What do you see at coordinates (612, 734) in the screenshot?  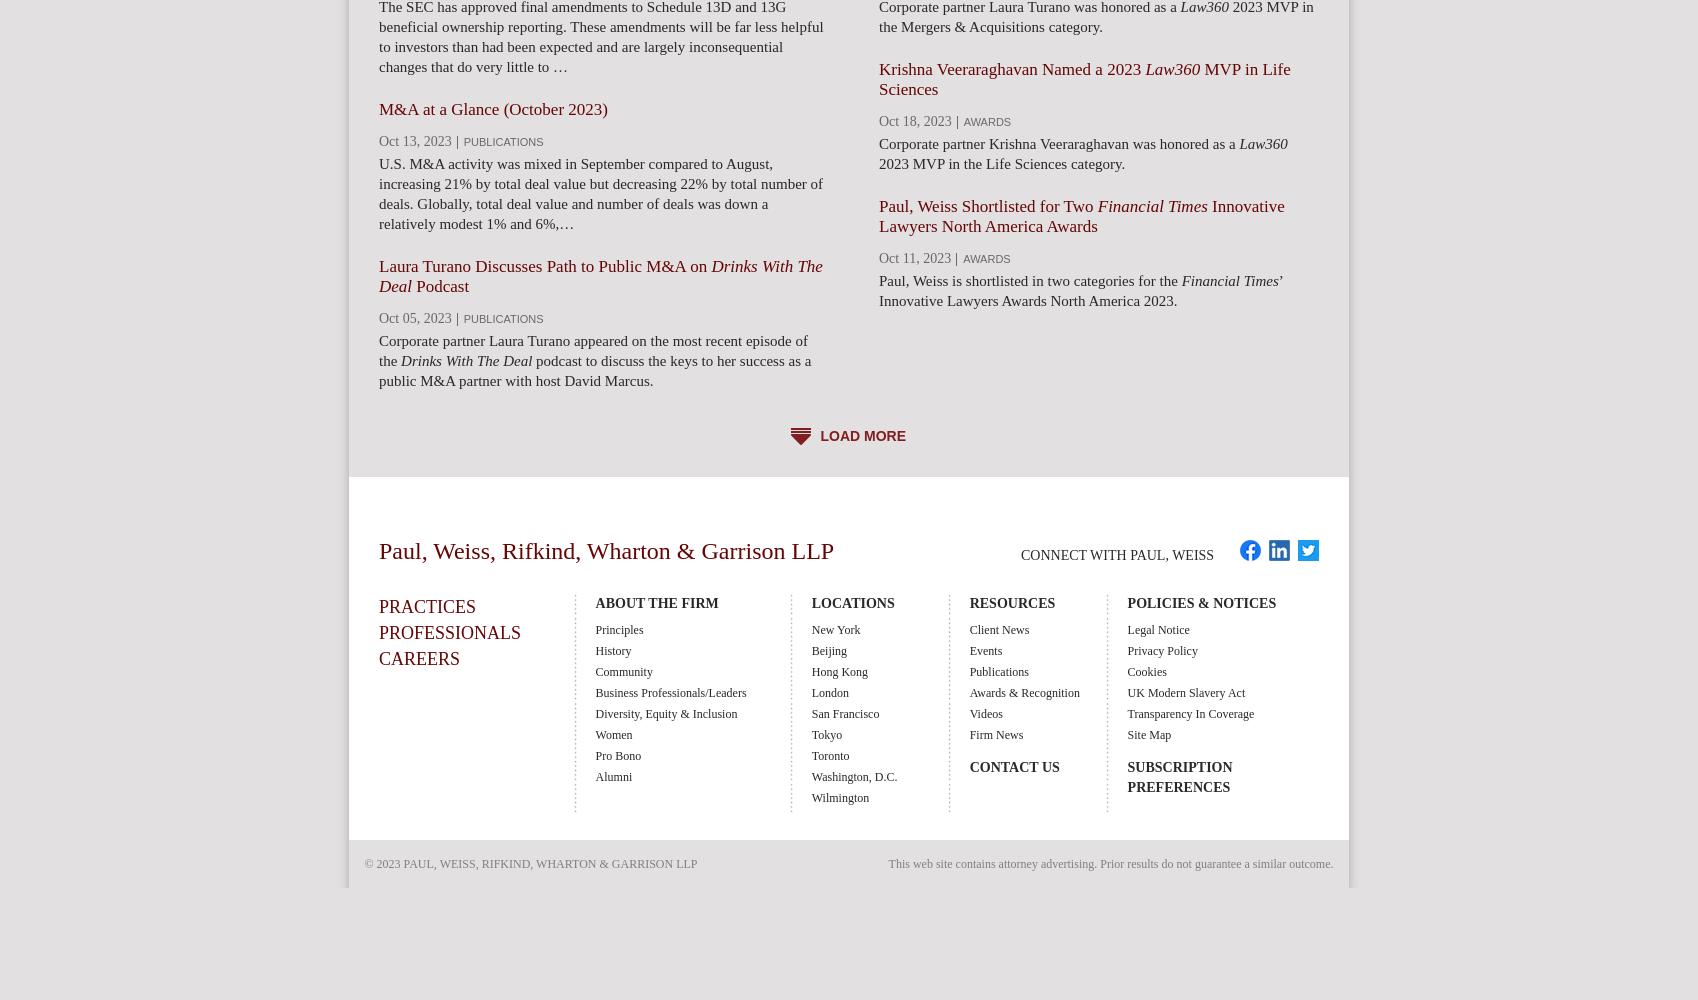 I see `'Women'` at bounding box center [612, 734].